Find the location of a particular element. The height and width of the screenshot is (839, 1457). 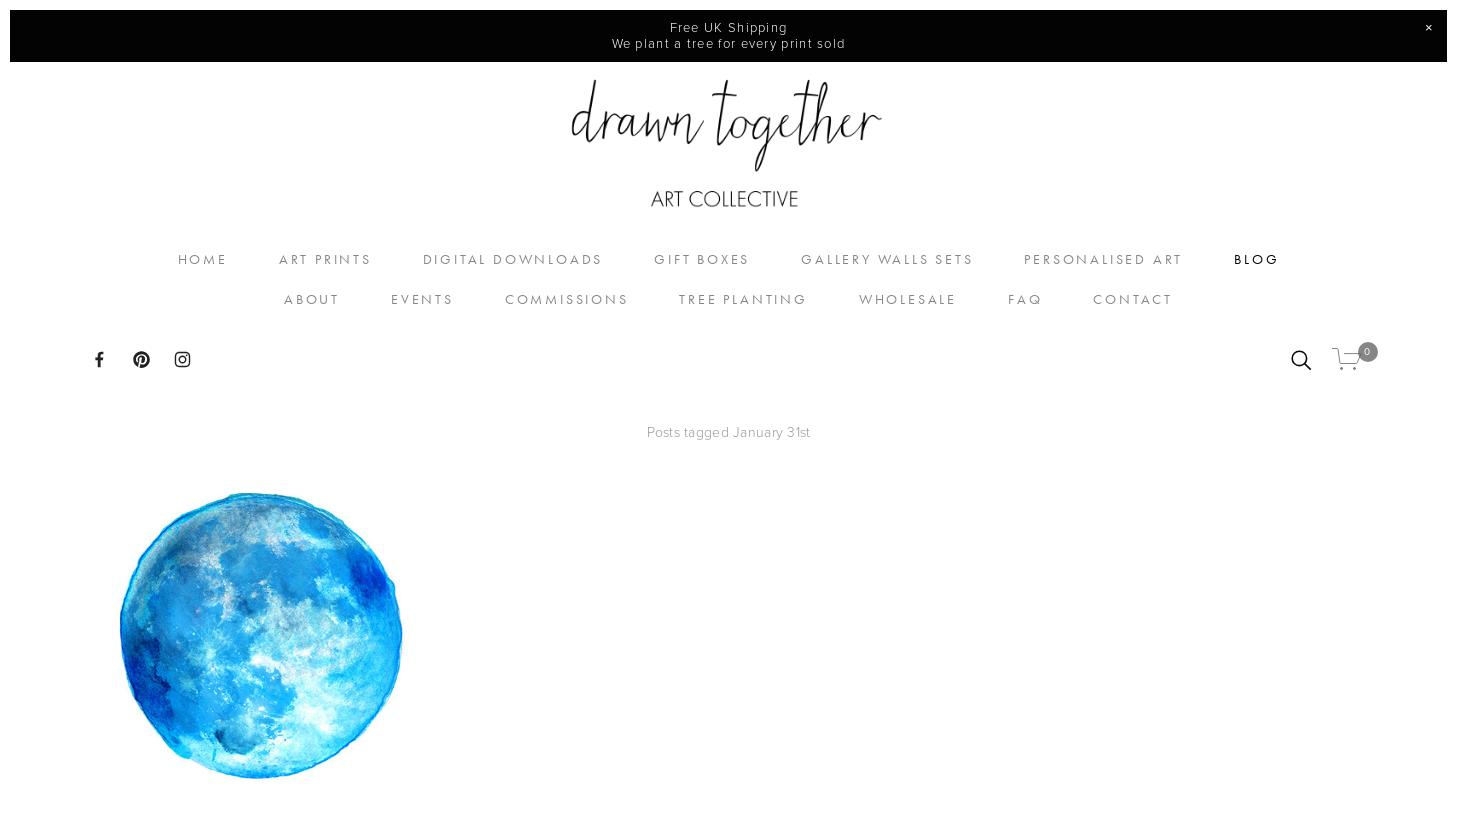

'We plant a tree for every print sold' is located at coordinates (610, 42).